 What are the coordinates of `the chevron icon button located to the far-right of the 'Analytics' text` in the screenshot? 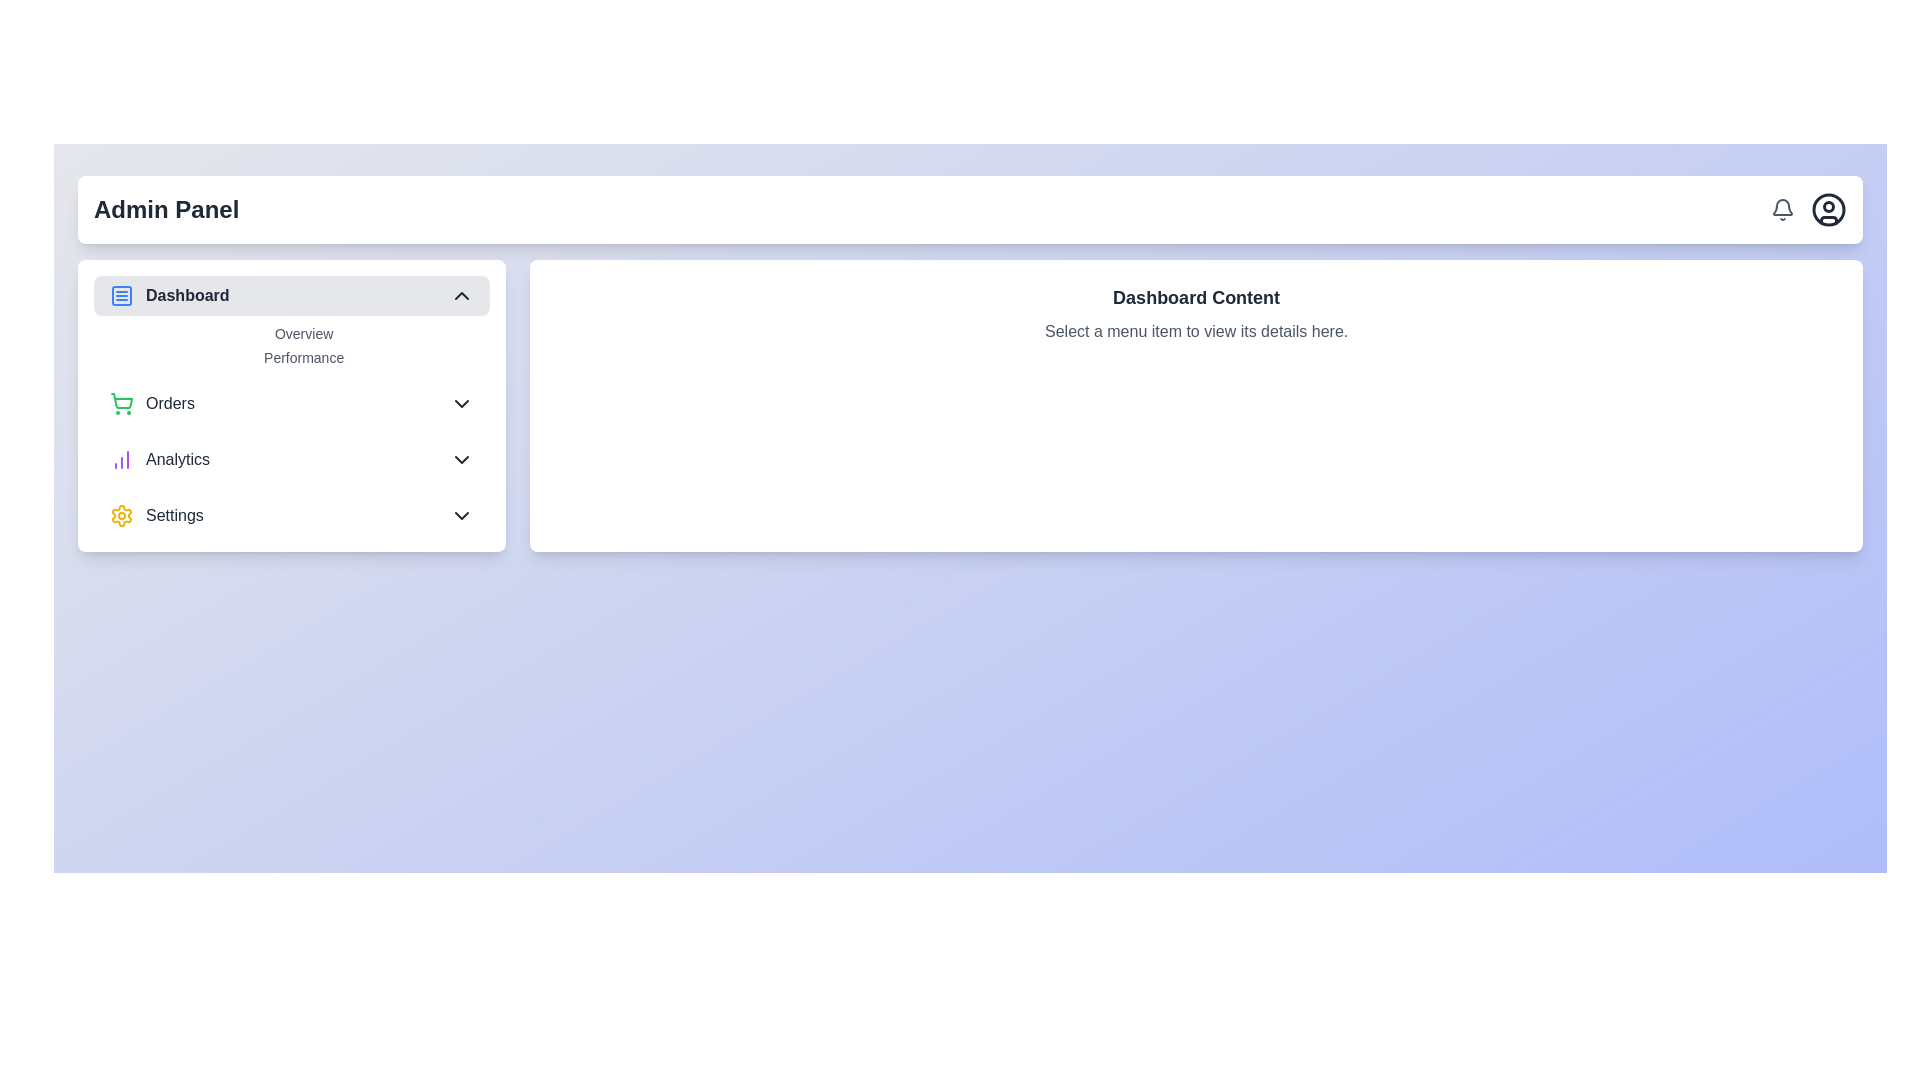 It's located at (461, 459).